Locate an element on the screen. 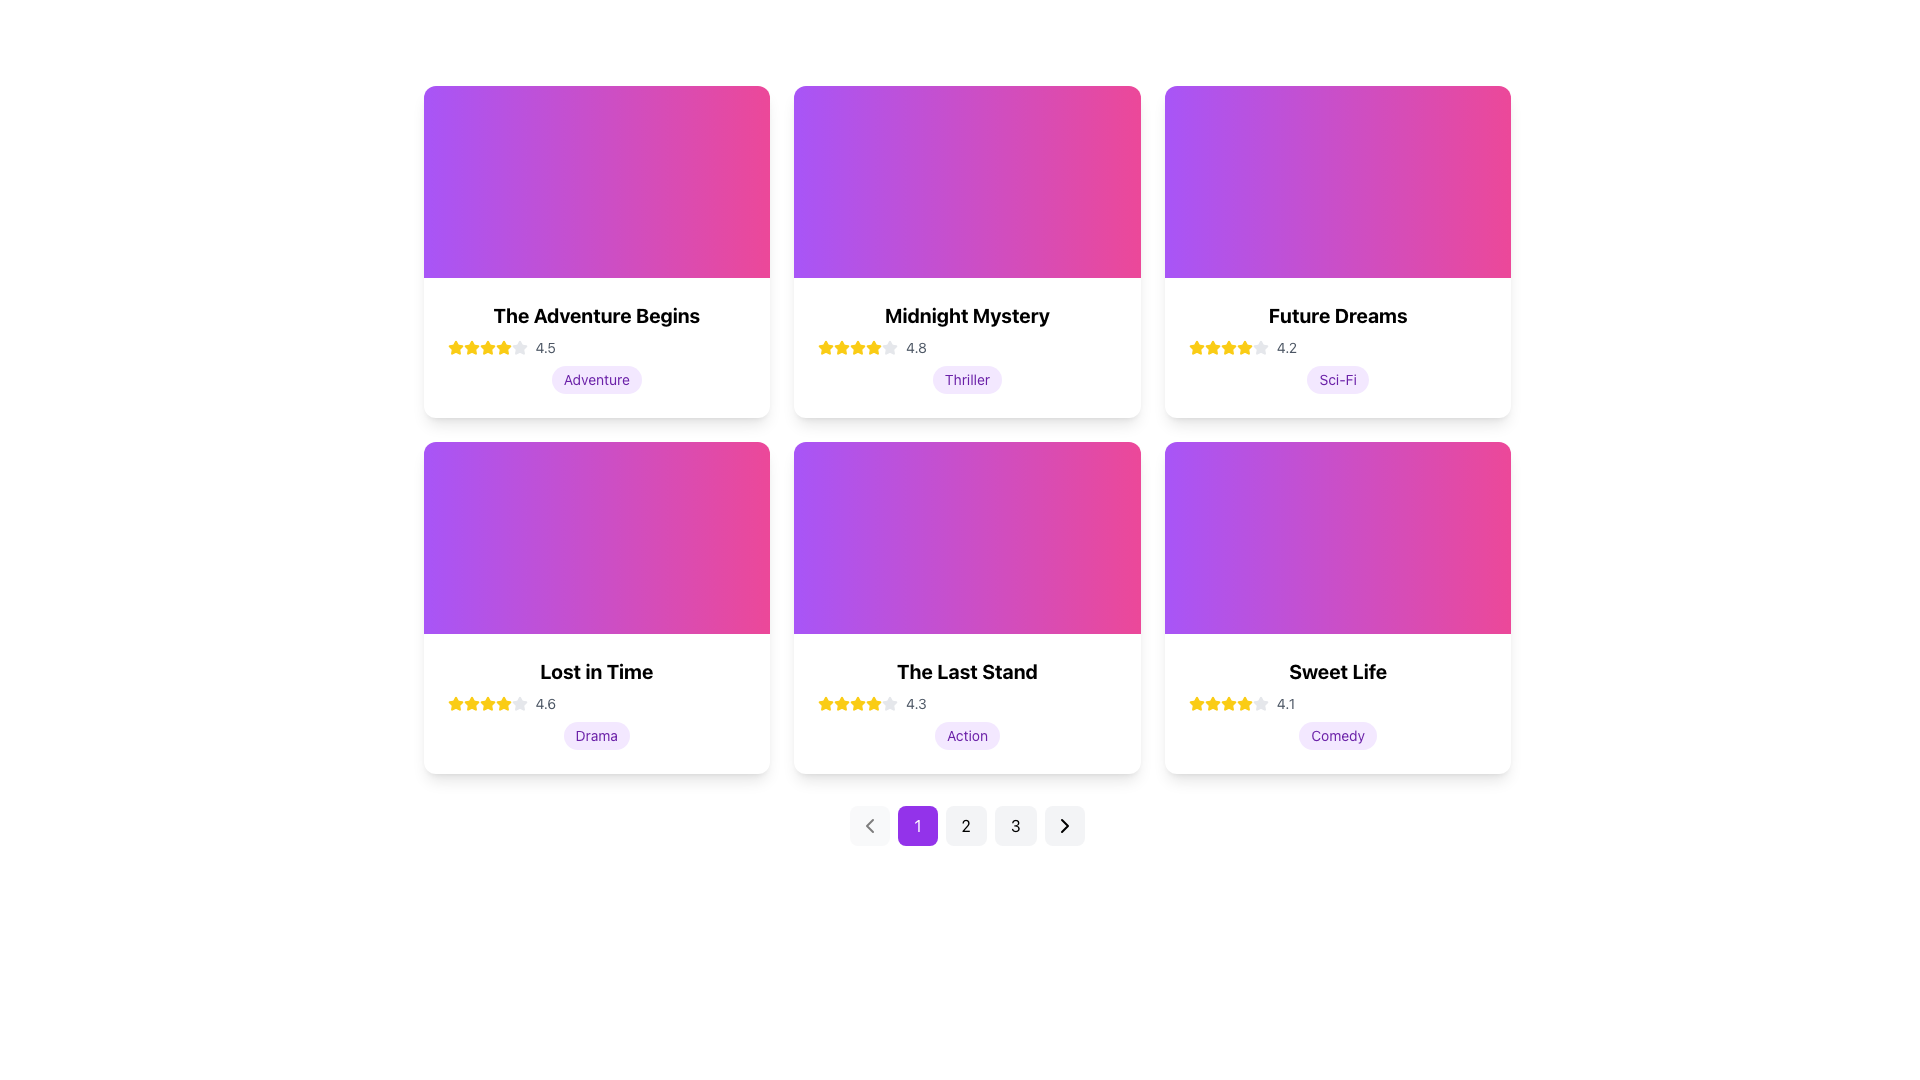 The height and width of the screenshot is (1080, 1920). the text display element showing the numerical rating value (4.6) at the bottom of the 'Lost in Time' card is located at coordinates (545, 703).